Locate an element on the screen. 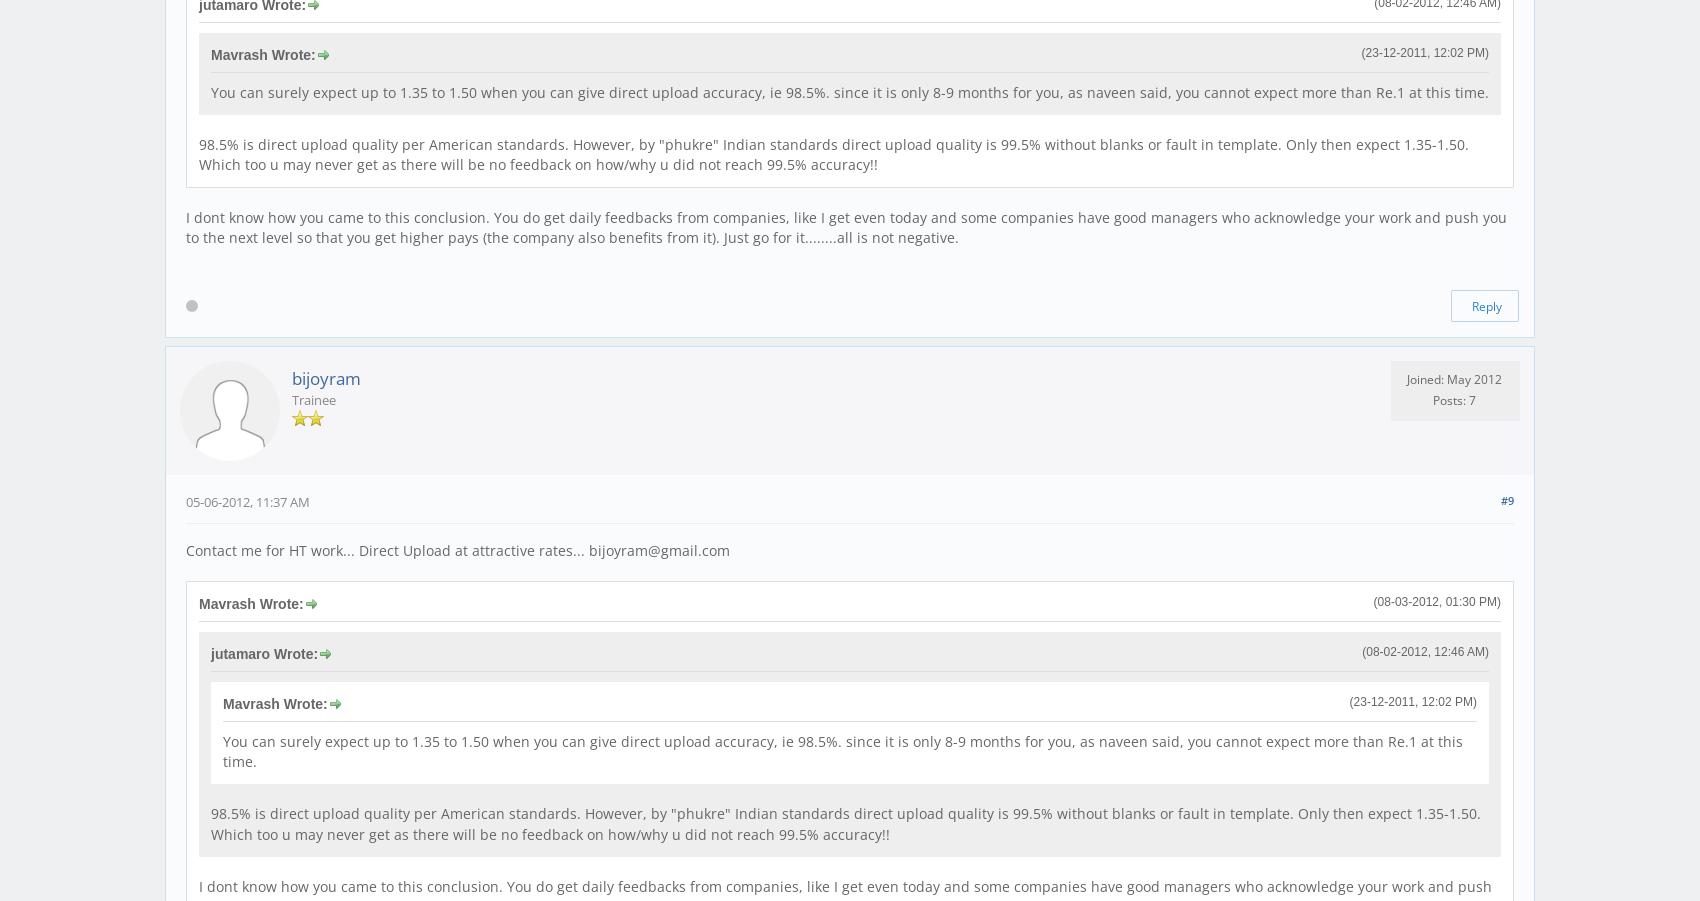 The width and height of the screenshot is (1700, 901). '05-06-2012, 11:37 AM' is located at coordinates (184, 500).